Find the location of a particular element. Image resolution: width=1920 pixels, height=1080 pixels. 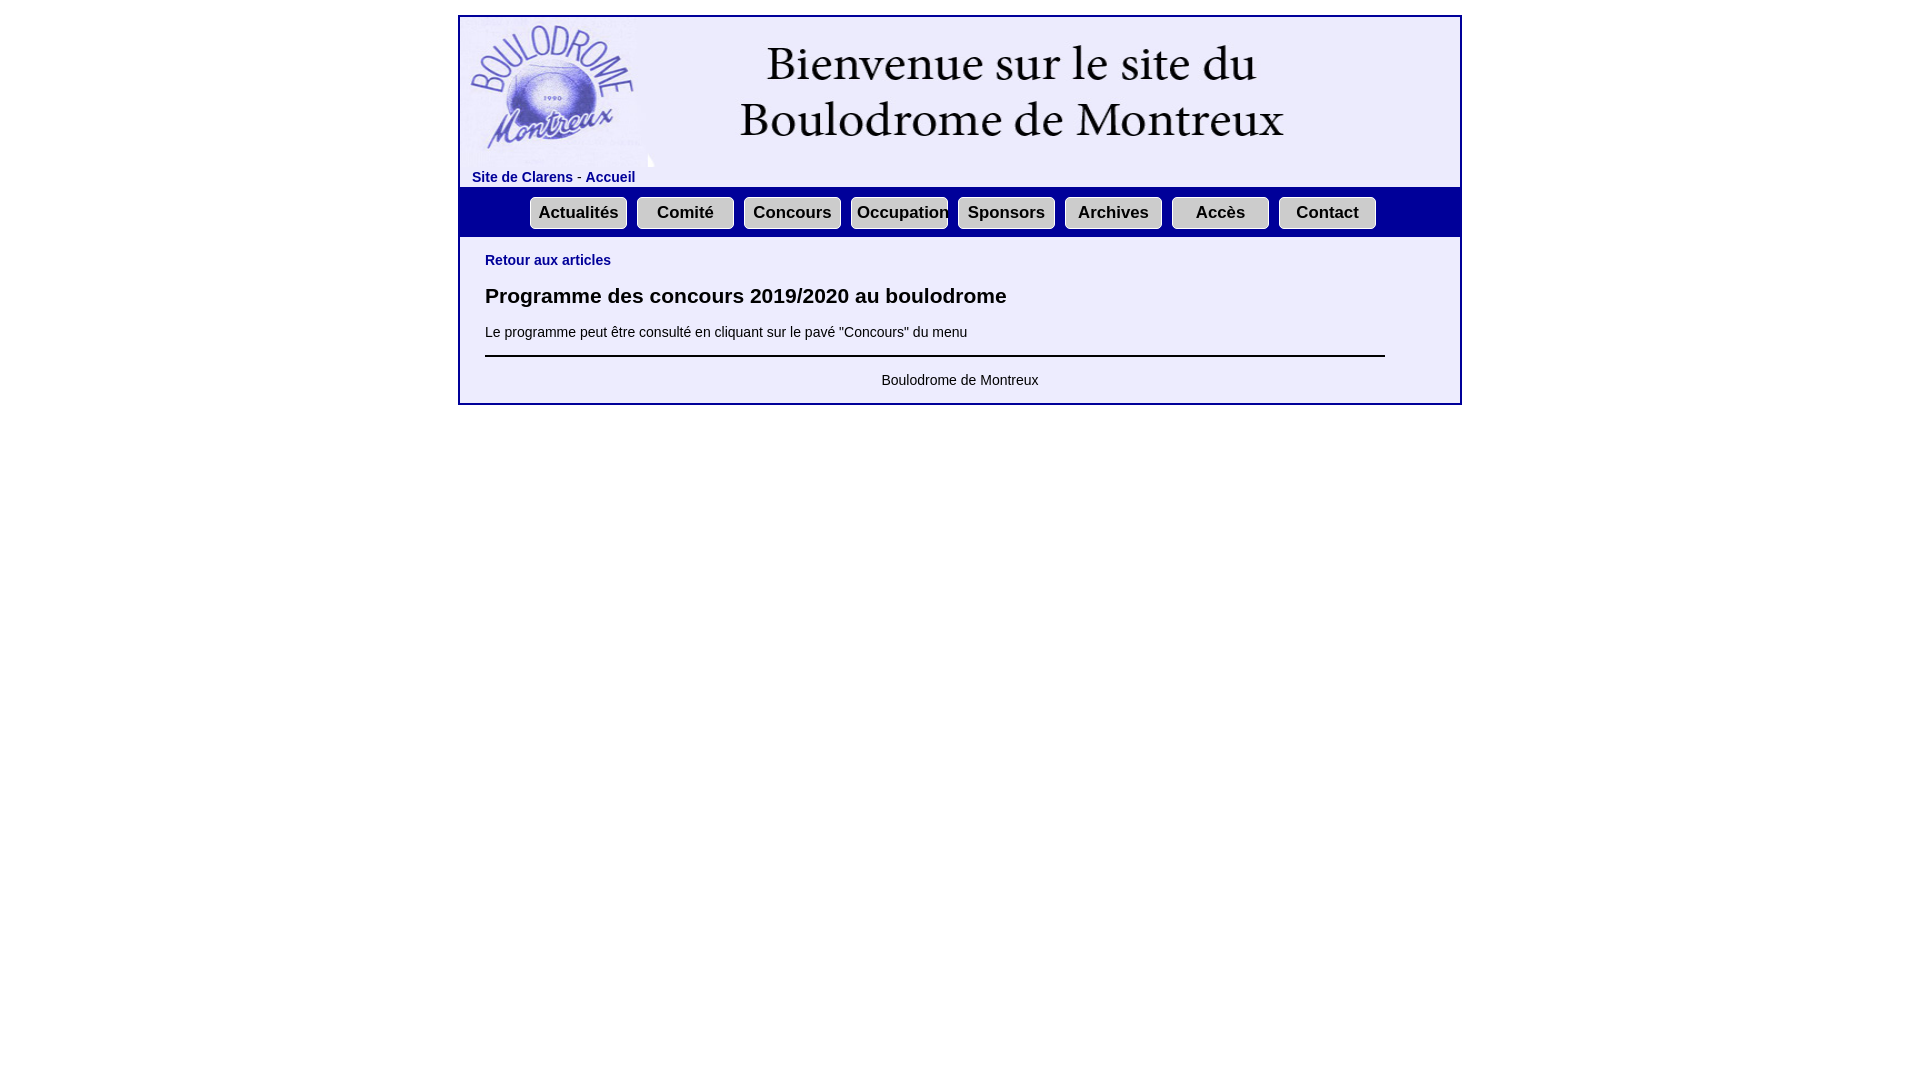

'Concours' is located at coordinates (791, 212).